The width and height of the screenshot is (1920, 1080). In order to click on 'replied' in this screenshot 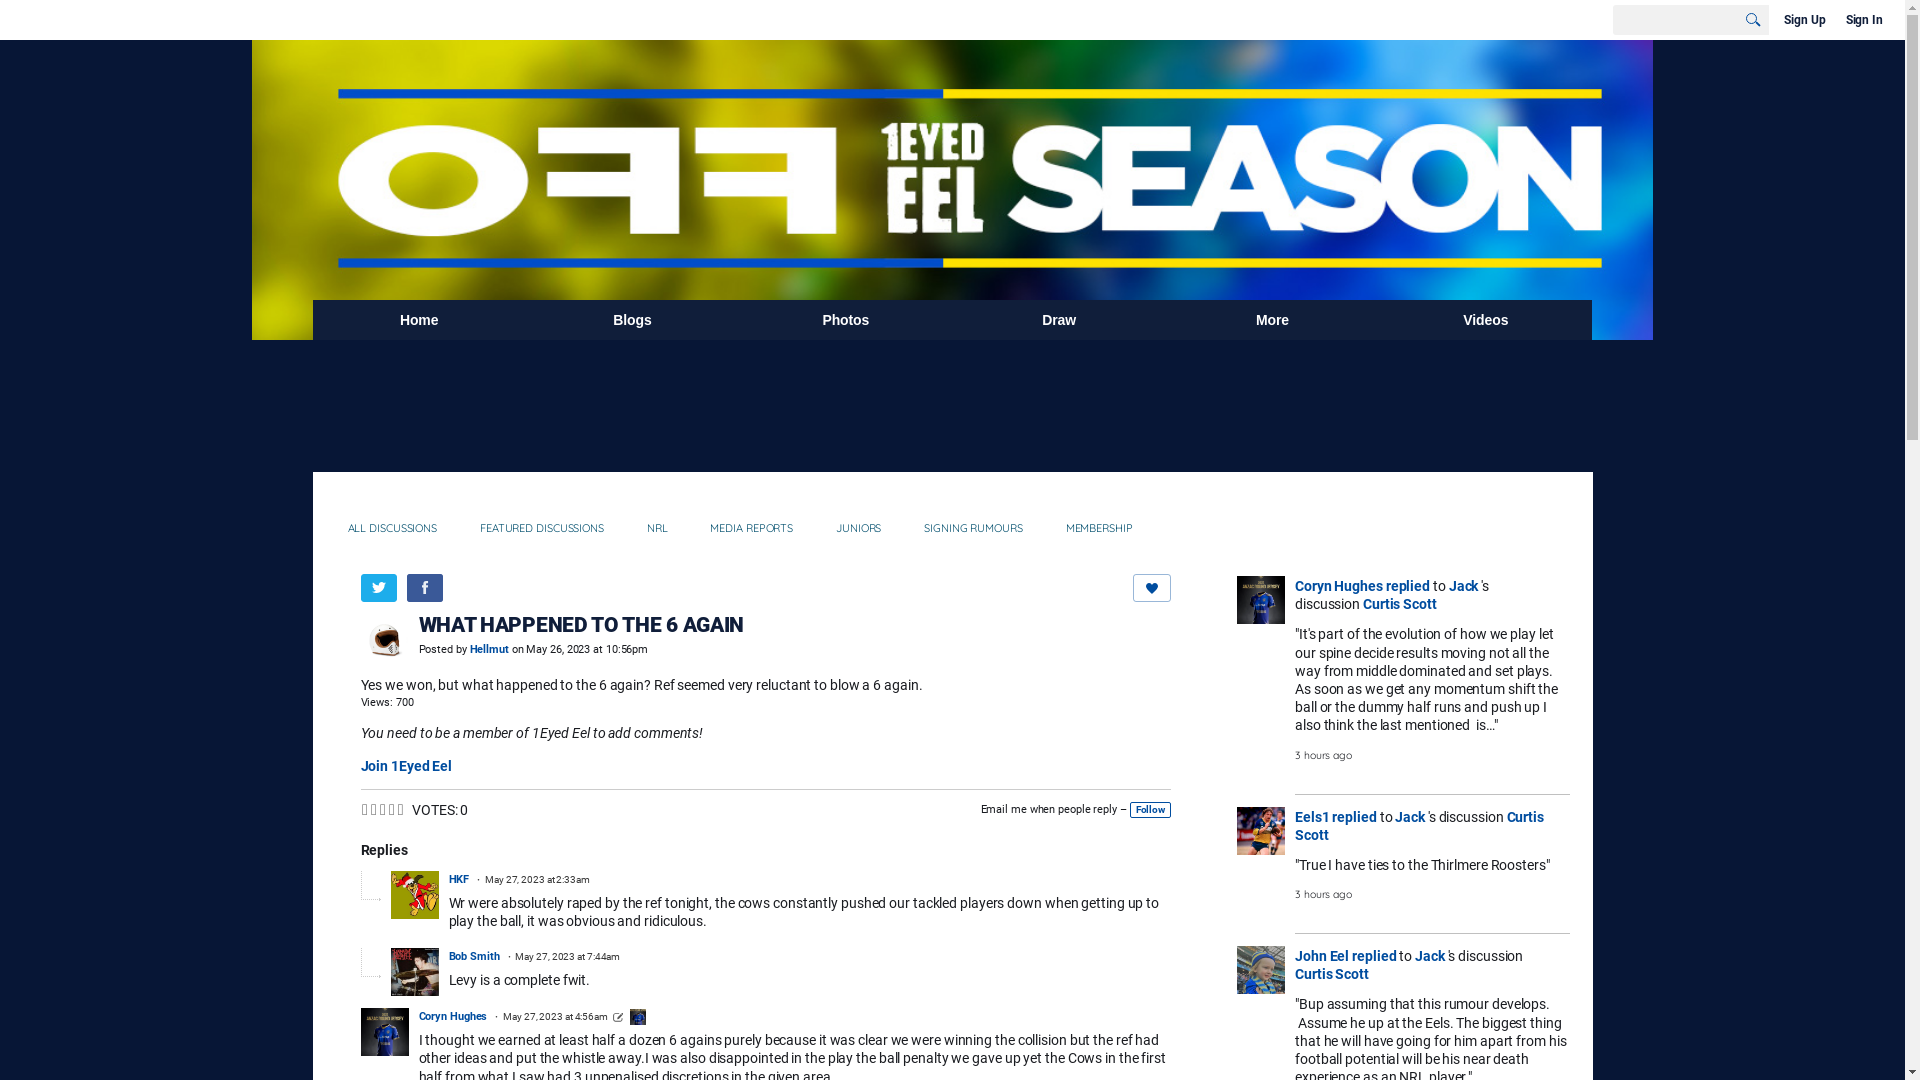, I will do `click(1406, 585)`.